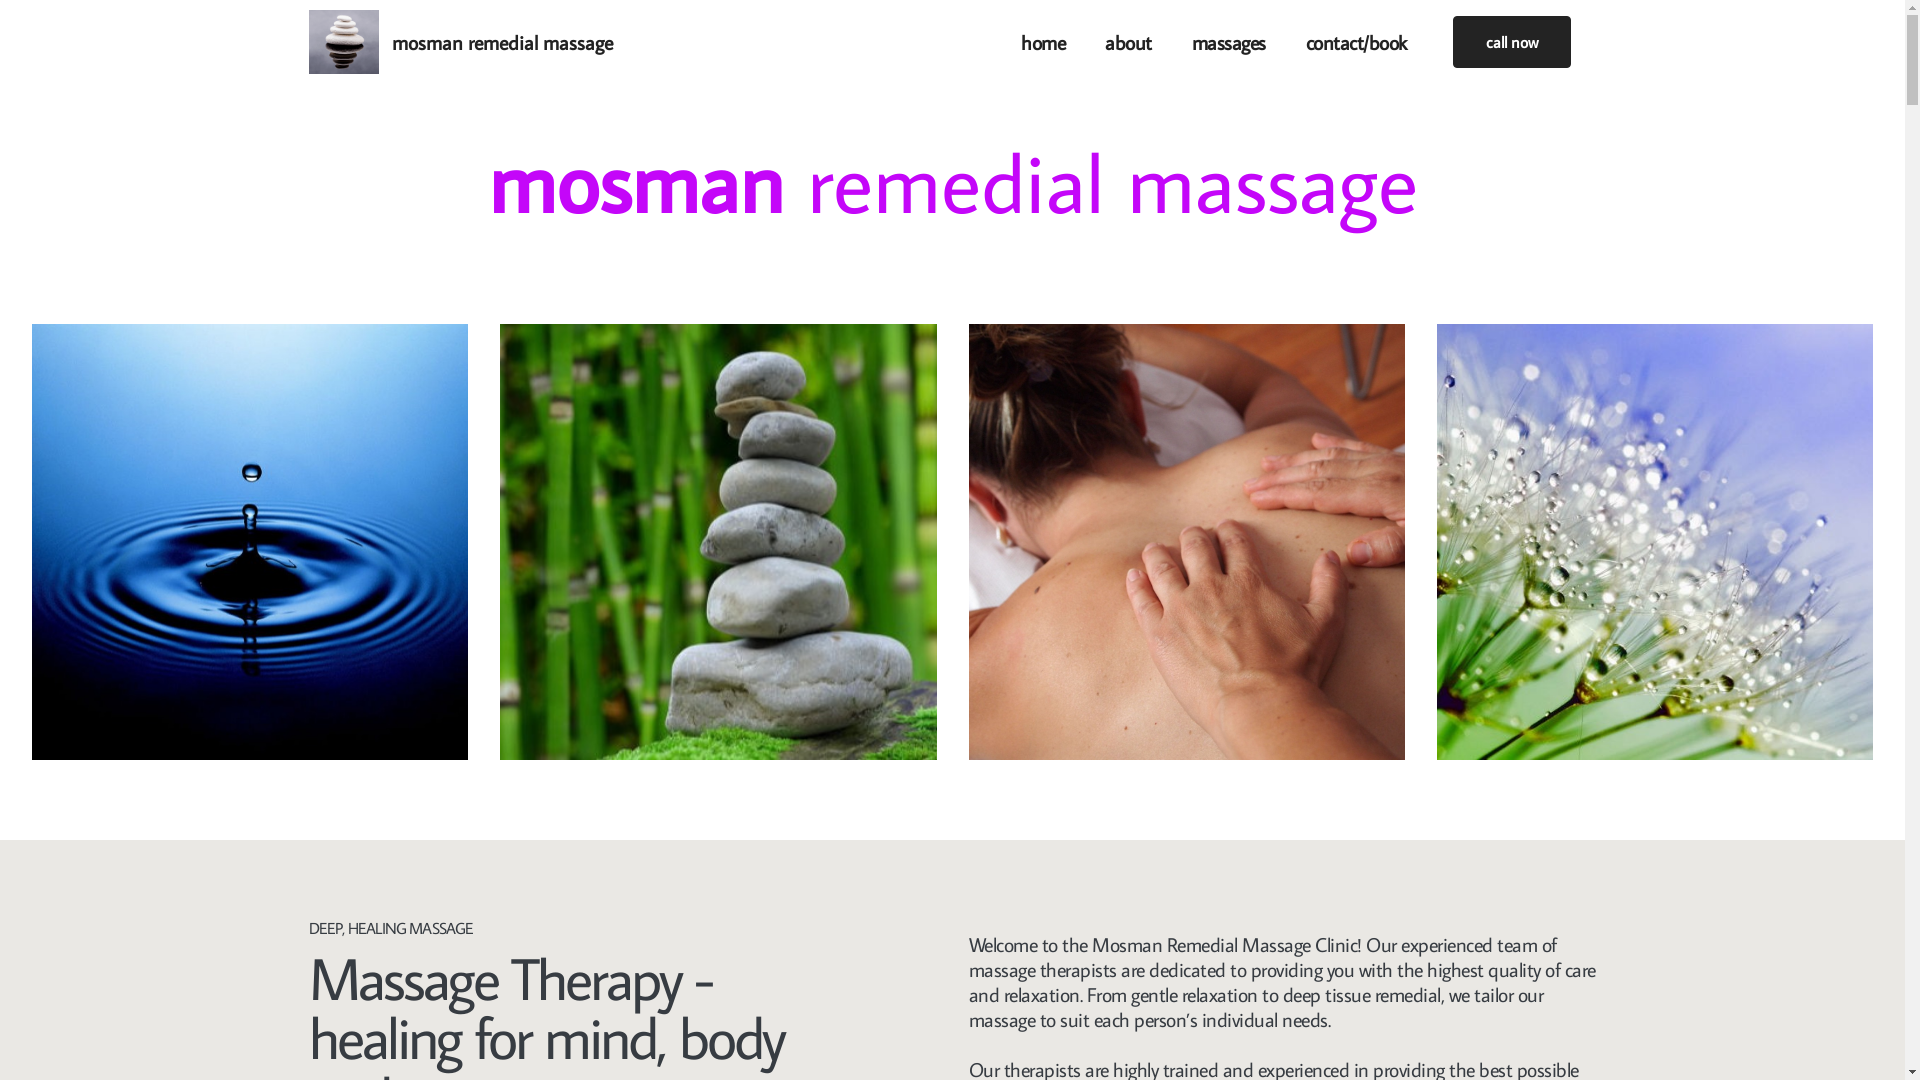  Describe the element at coordinates (502, 42) in the screenshot. I see `'mosman remedial massage'` at that location.